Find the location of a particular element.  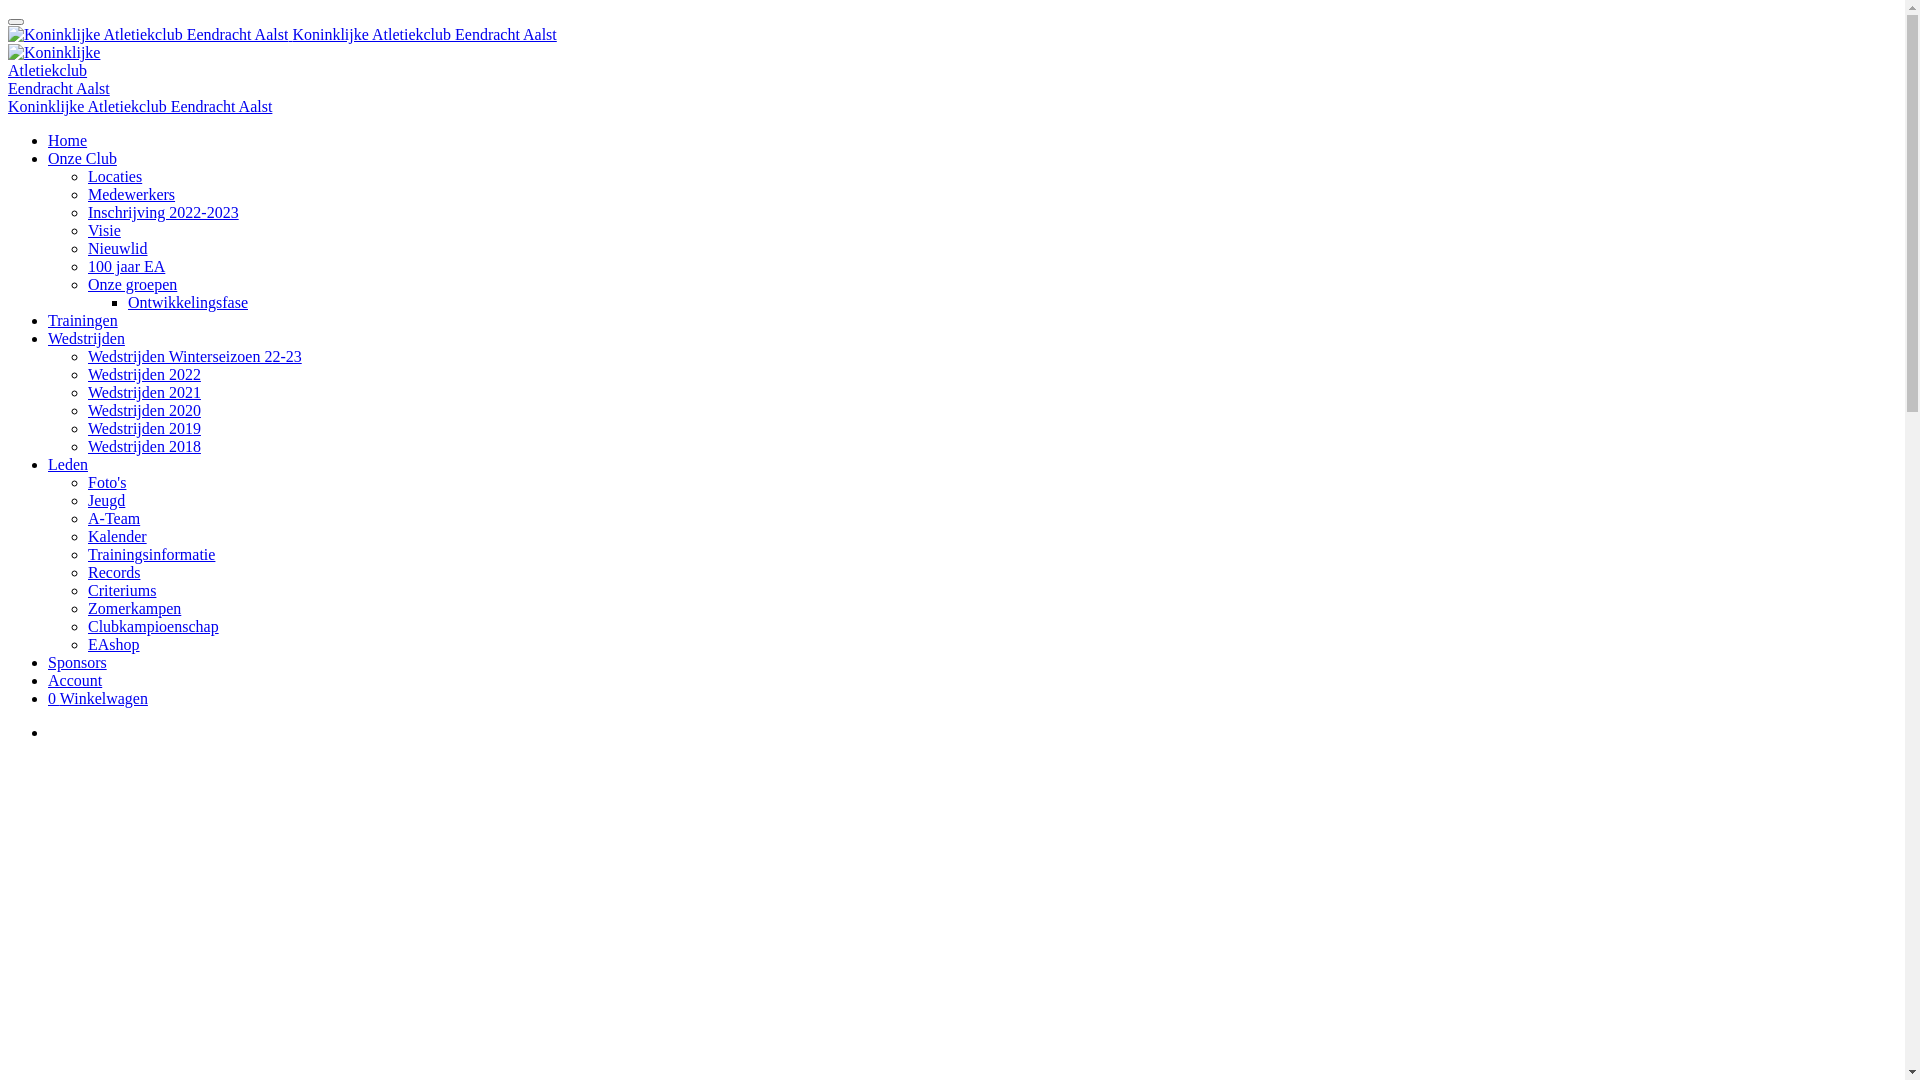

'Criteriums' is located at coordinates (120, 589).